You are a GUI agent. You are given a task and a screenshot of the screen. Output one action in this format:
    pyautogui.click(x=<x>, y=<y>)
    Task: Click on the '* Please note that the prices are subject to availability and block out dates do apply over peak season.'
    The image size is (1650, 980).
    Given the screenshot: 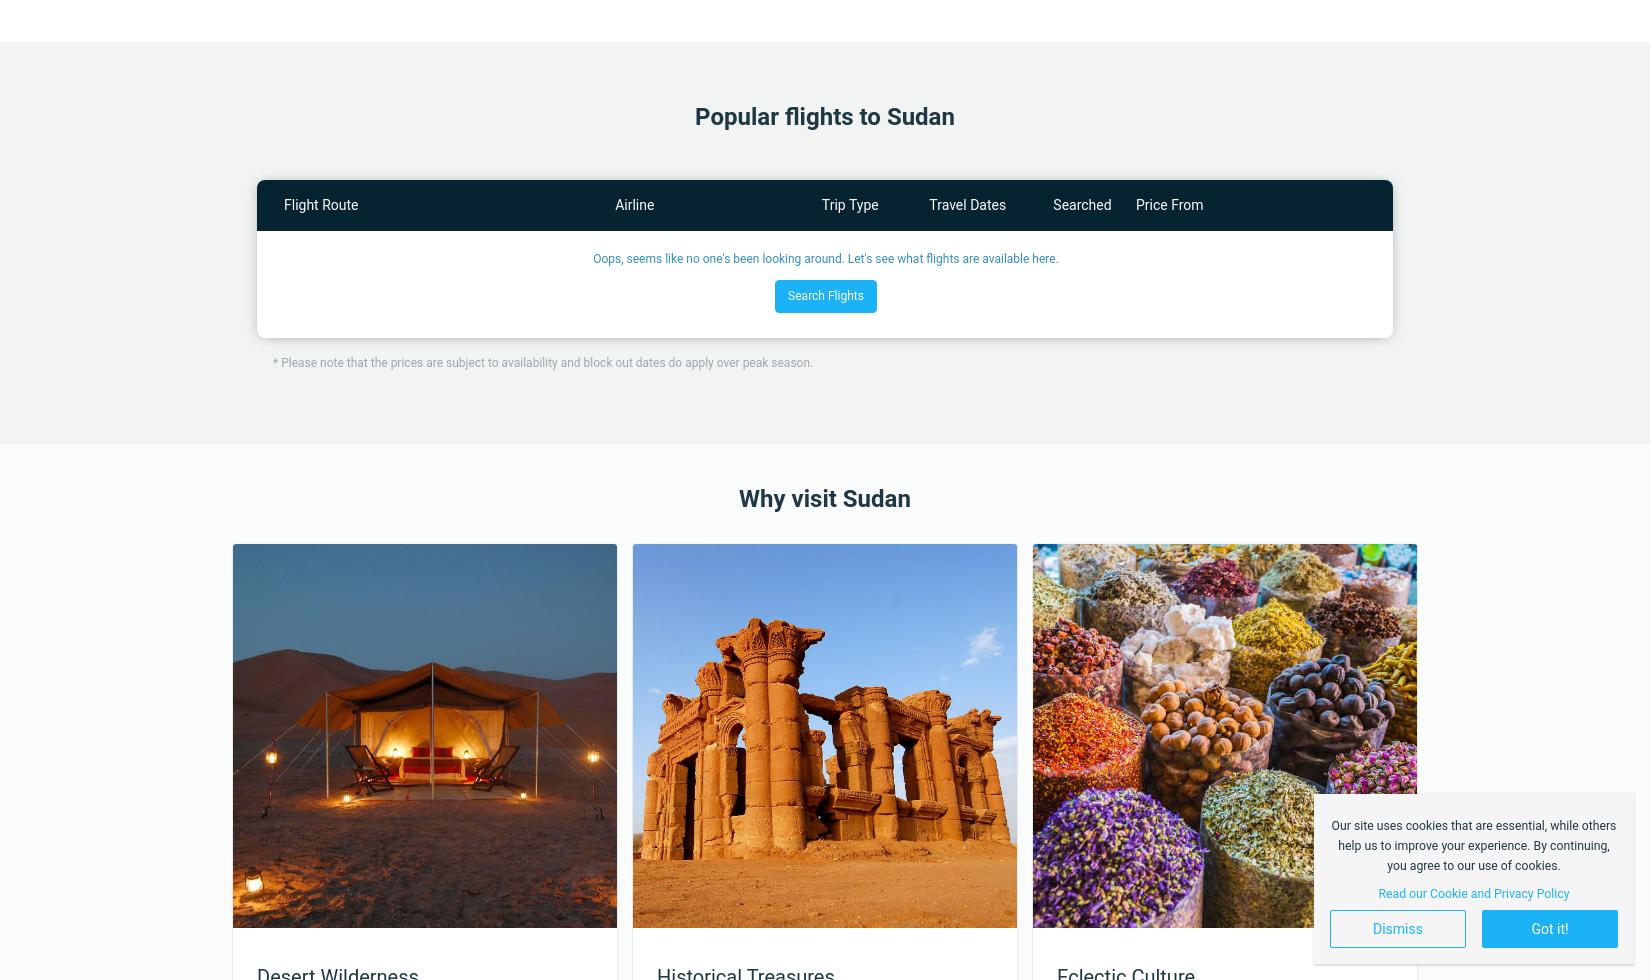 What is the action you would take?
    pyautogui.click(x=542, y=362)
    